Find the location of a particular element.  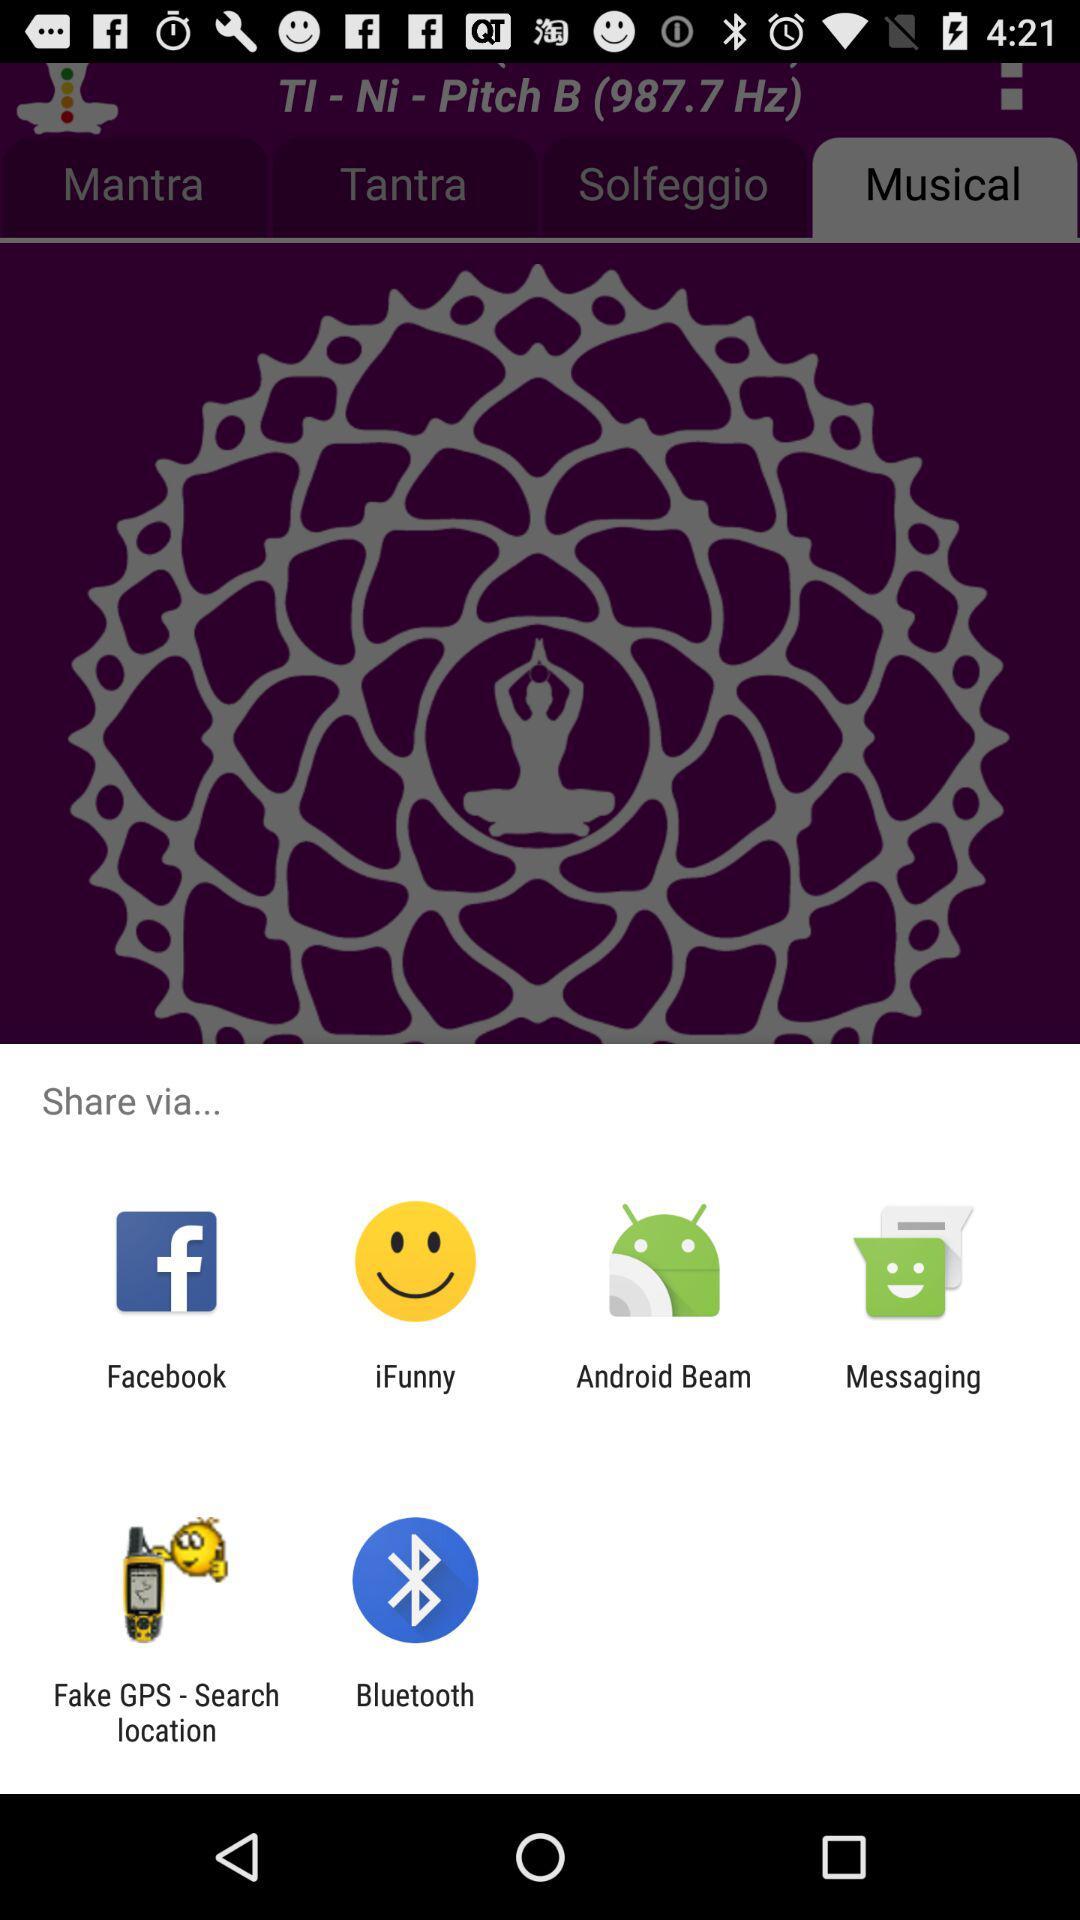

icon to the right of the android beam is located at coordinates (913, 1392).